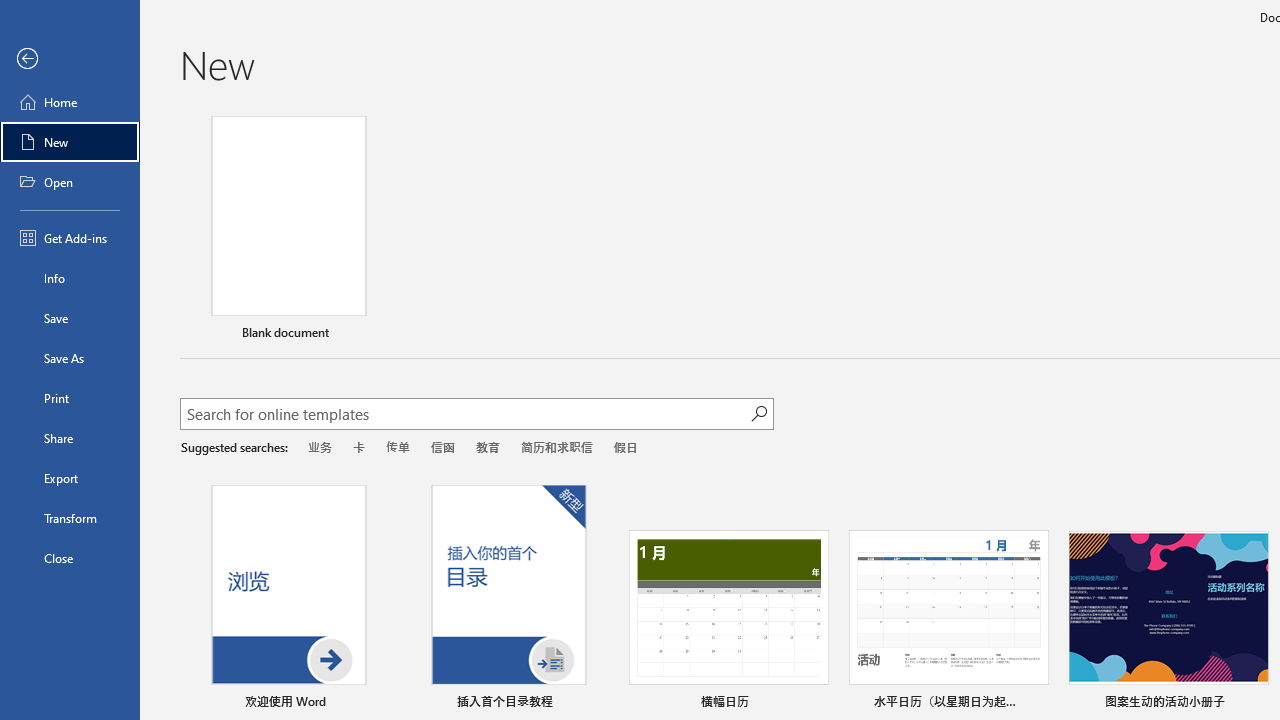 The height and width of the screenshot is (720, 1280). Describe the element at coordinates (69, 316) in the screenshot. I see `'Save'` at that location.